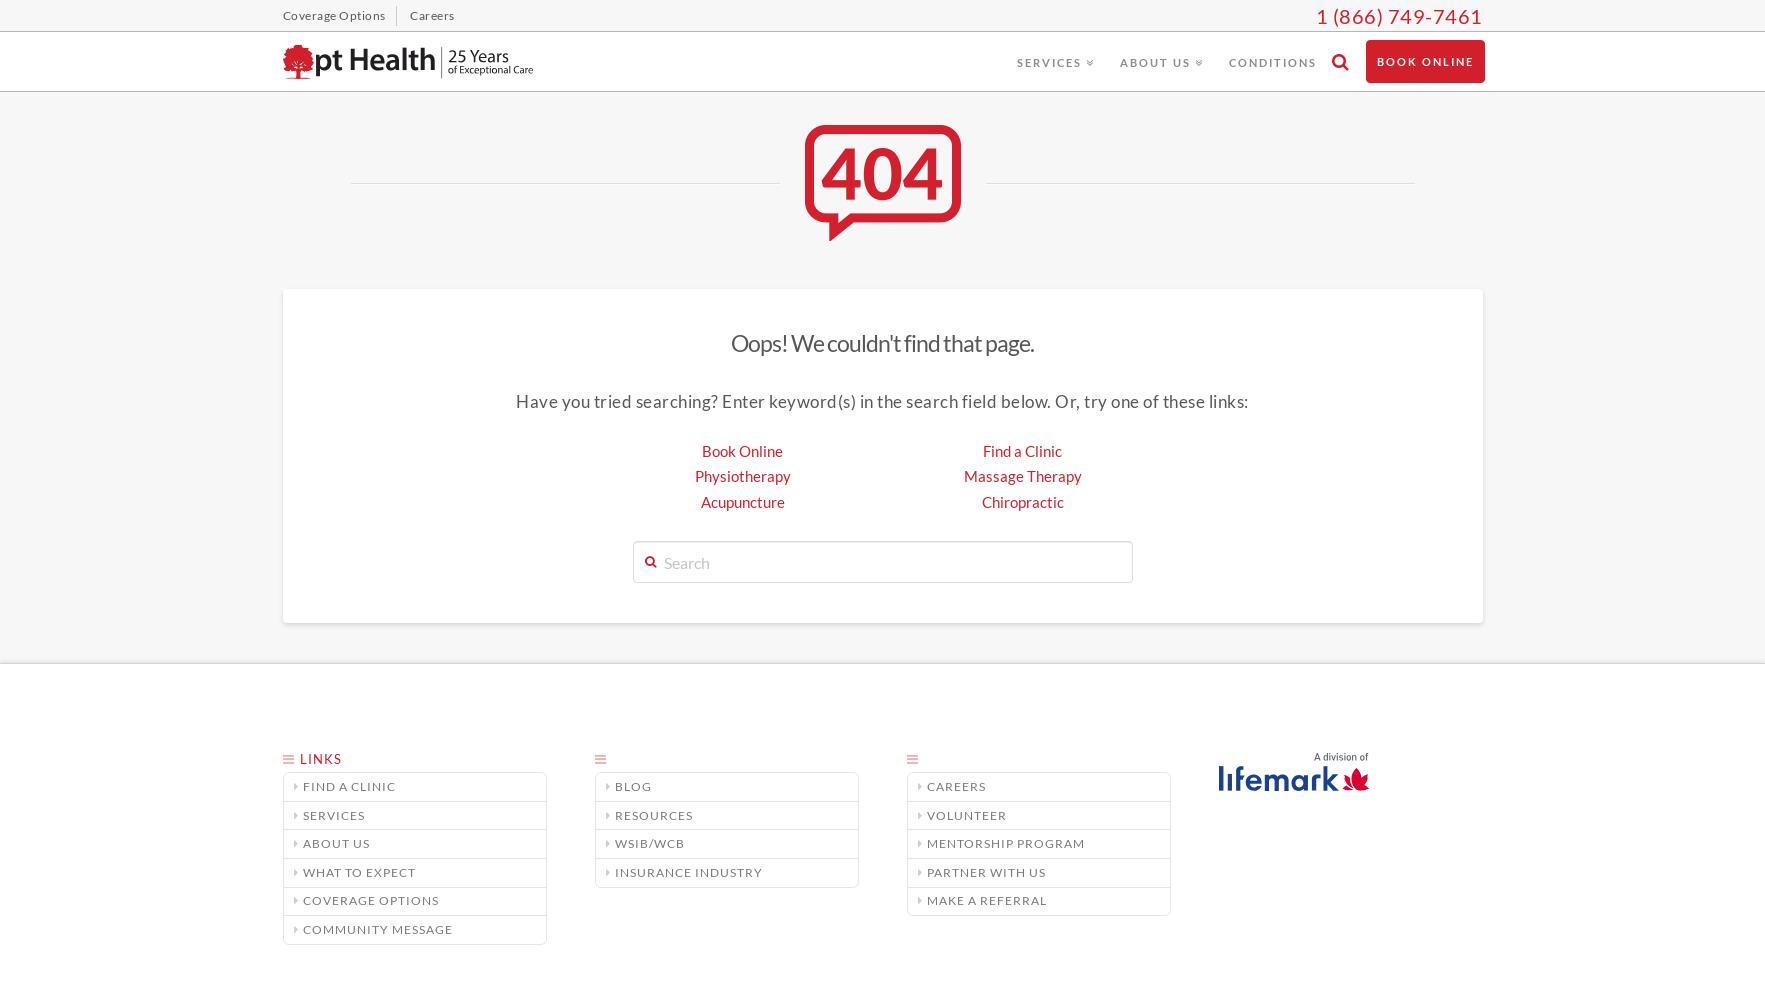 The width and height of the screenshot is (1765, 1000). Describe the element at coordinates (302, 928) in the screenshot. I see `'Community Message'` at that location.